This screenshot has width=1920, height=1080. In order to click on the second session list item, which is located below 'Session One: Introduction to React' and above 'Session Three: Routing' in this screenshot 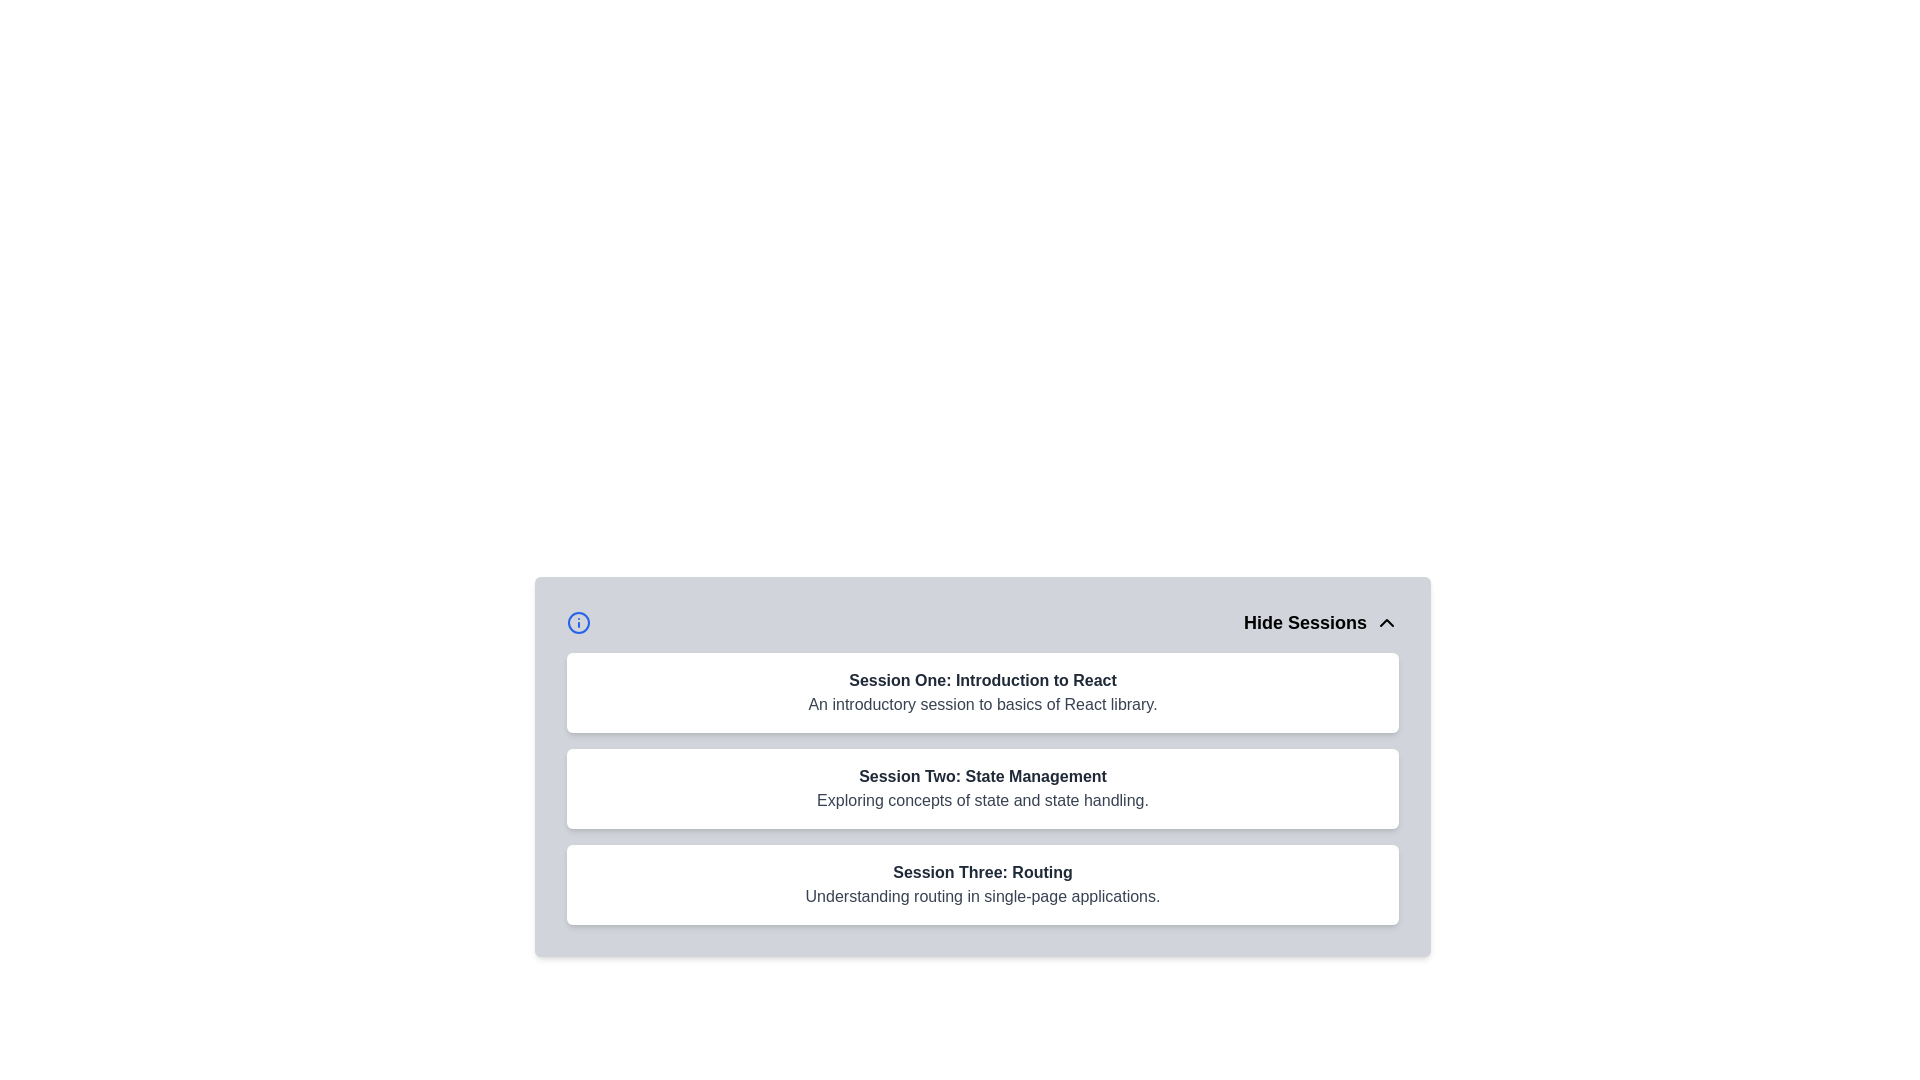, I will do `click(983, 788)`.